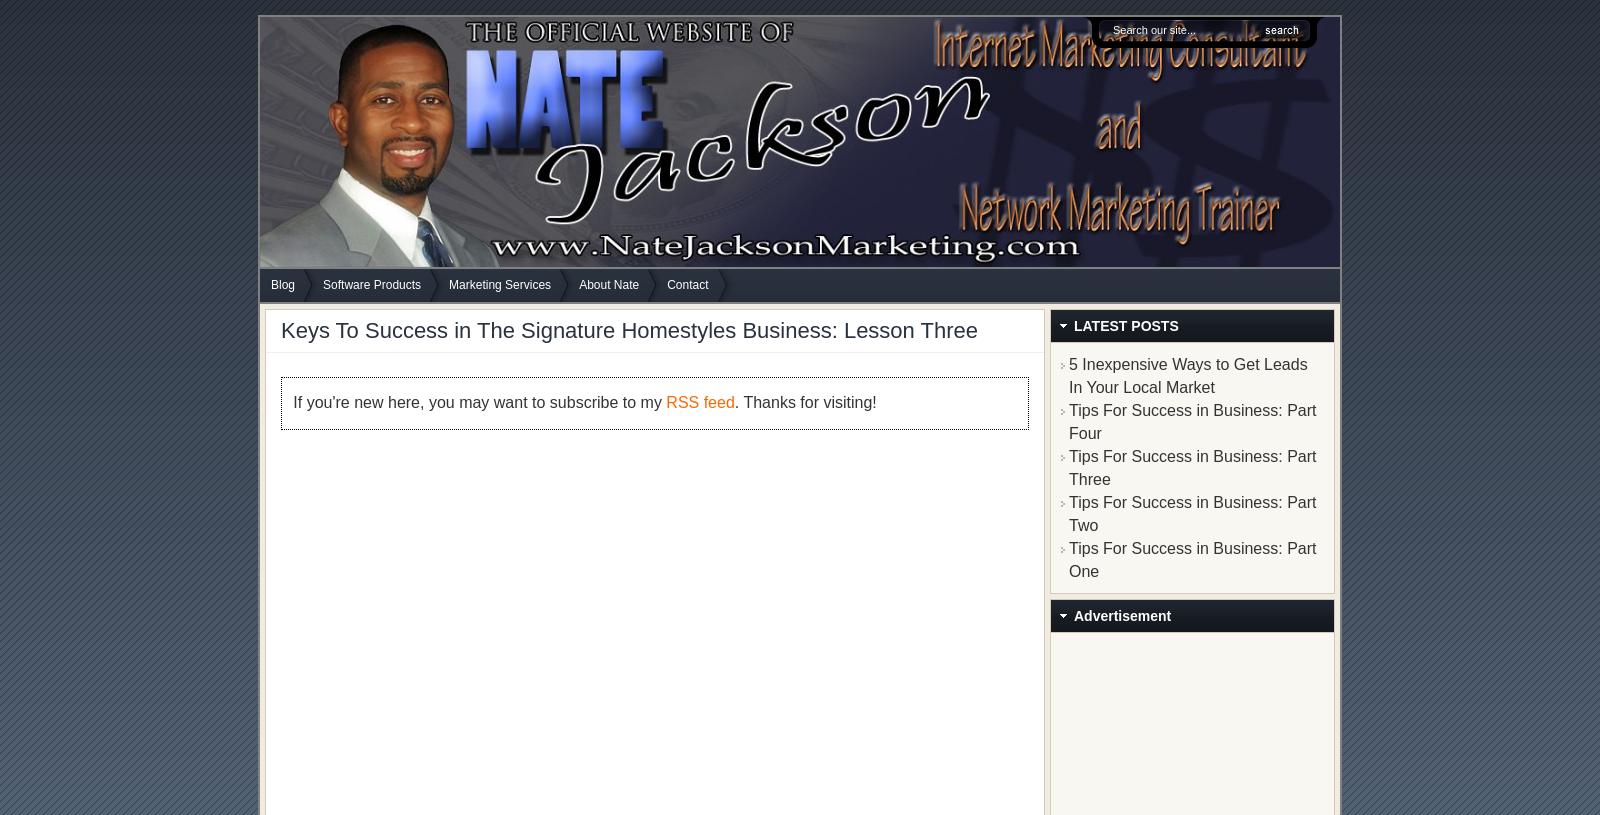  I want to click on 'If you're new here, you may want to subscribe to my', so click(478, 401).